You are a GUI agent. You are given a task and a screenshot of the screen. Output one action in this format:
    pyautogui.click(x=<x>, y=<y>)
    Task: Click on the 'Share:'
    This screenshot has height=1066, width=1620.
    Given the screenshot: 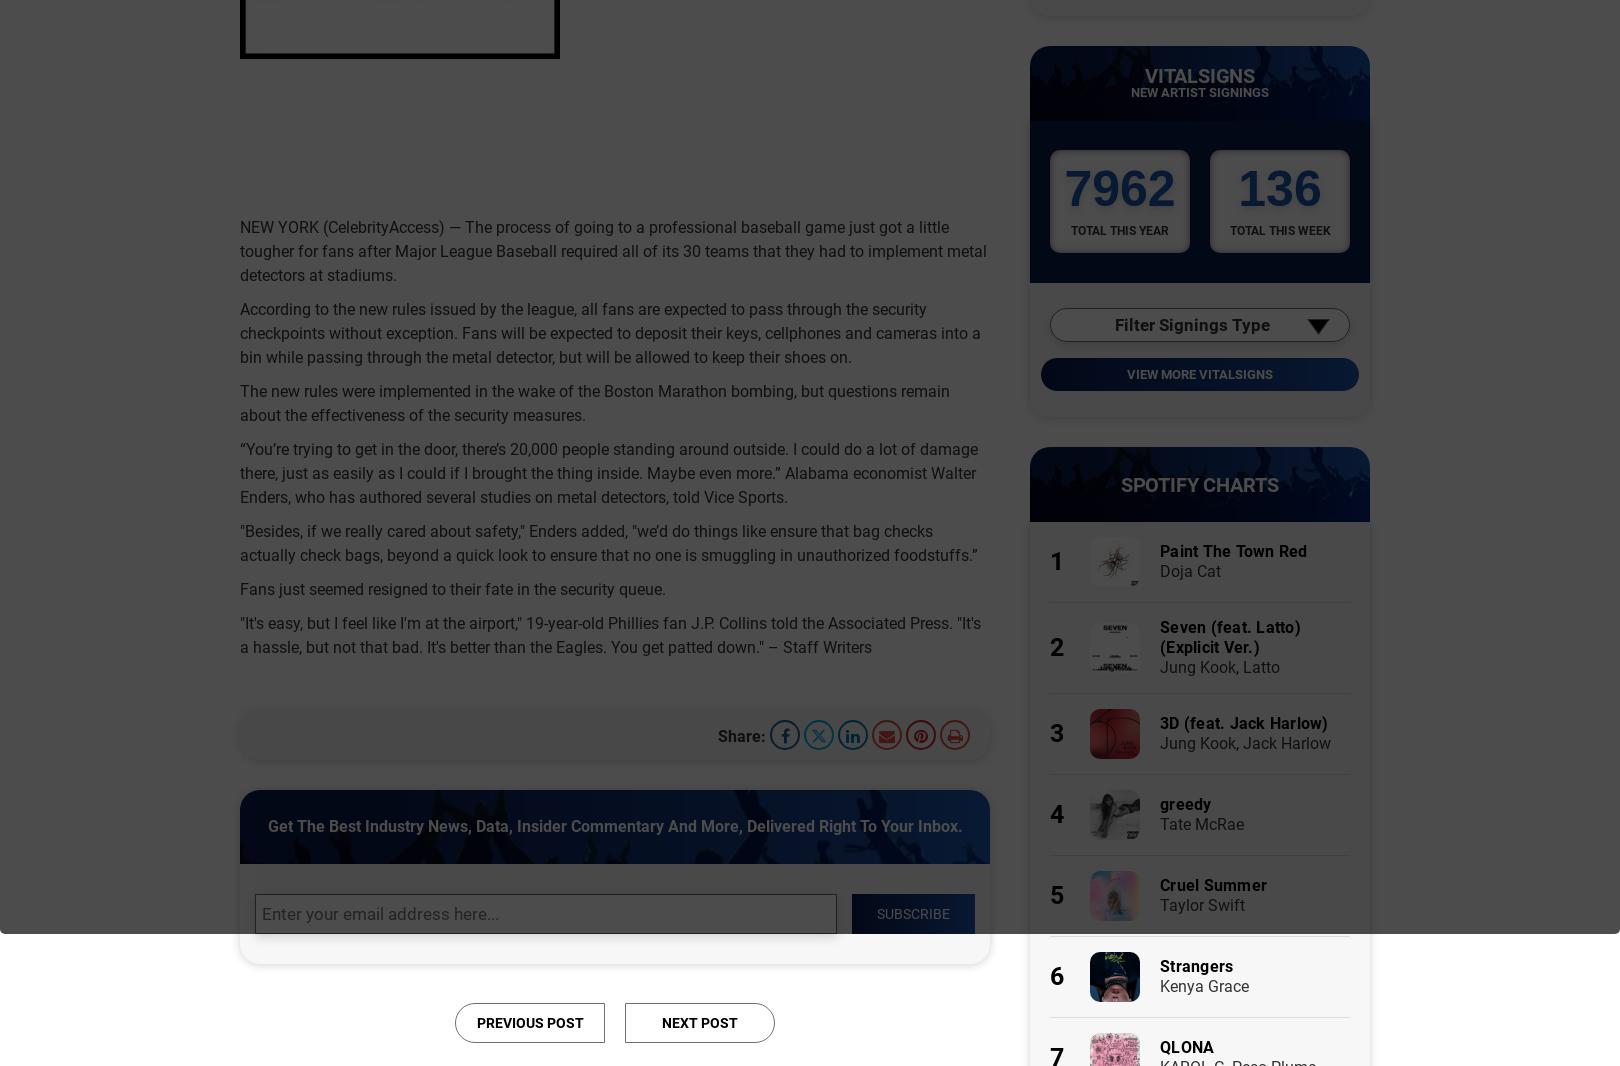 What is the action you would take?
    pyautogui.click(x=740, y=734)
    